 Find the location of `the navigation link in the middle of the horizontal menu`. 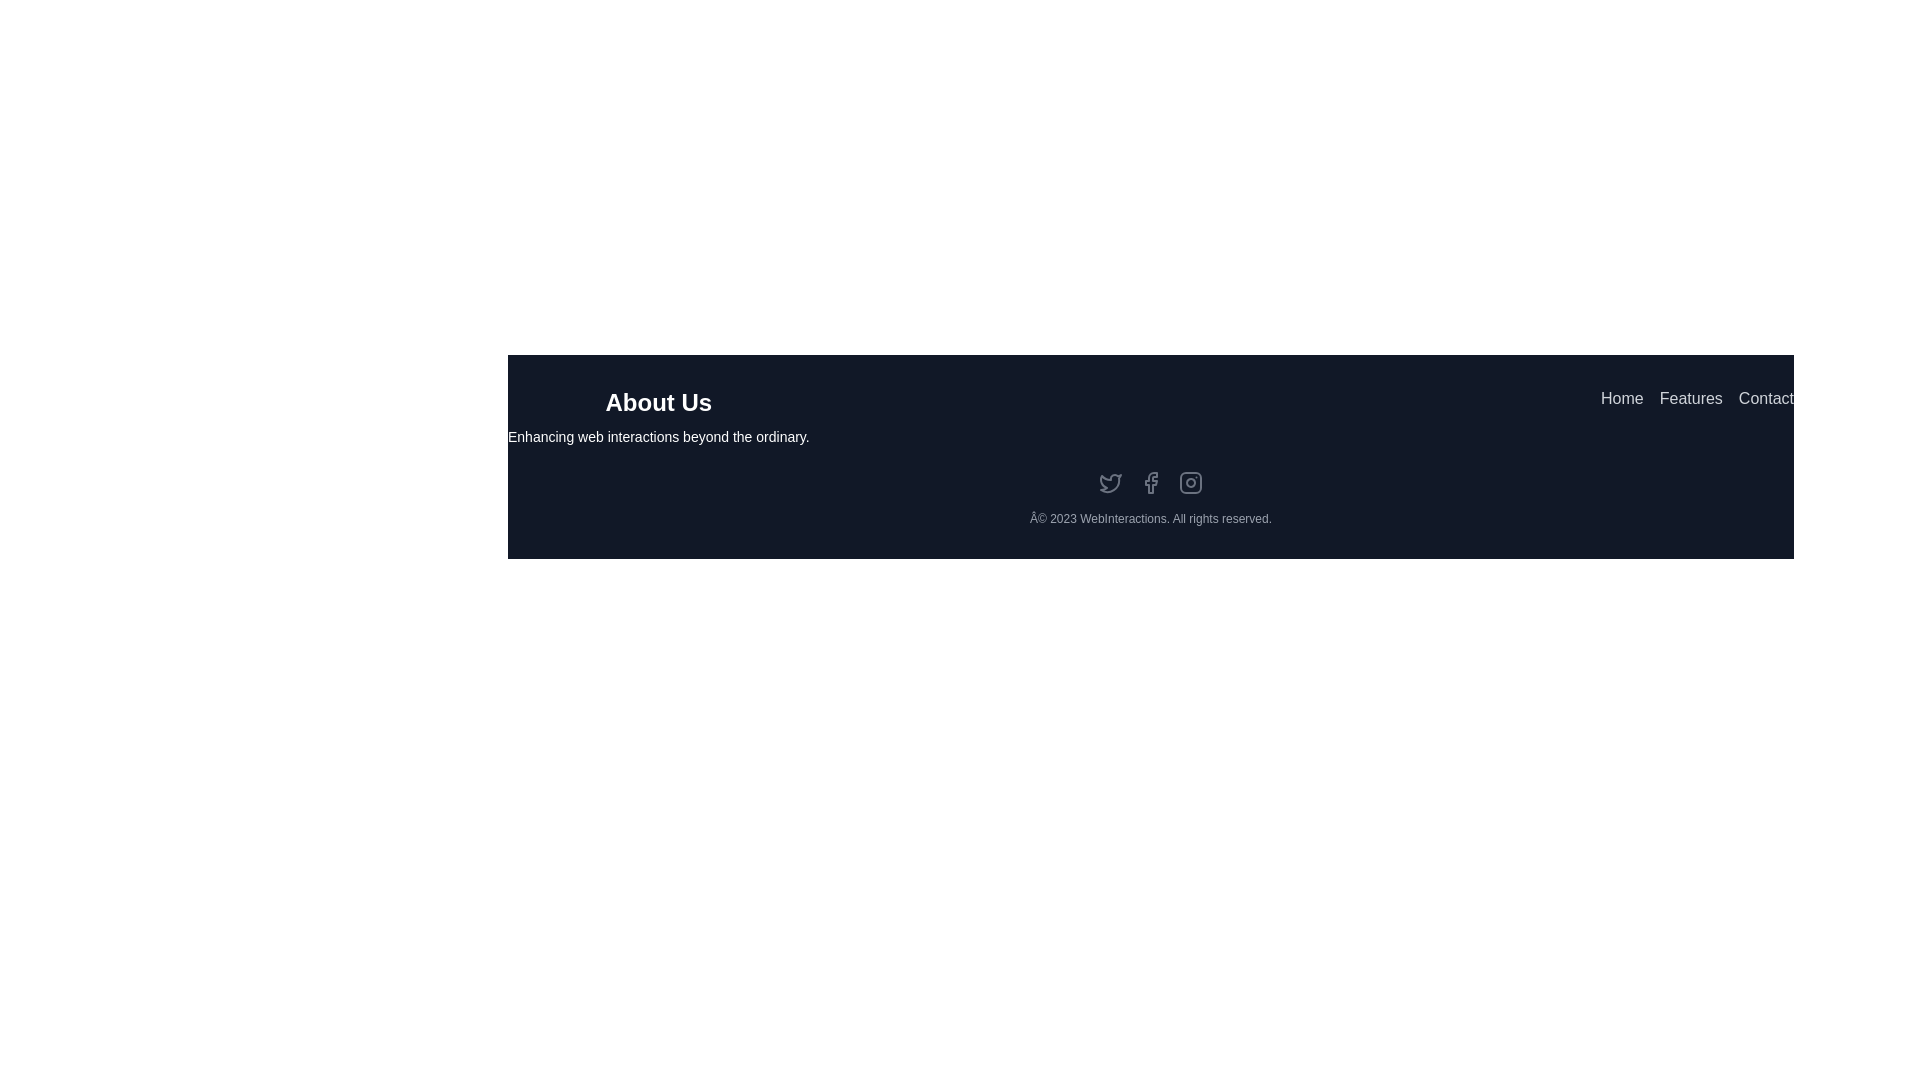

the navigation link in the middle of the horizontal menu is located at coordinates (1690, 415).